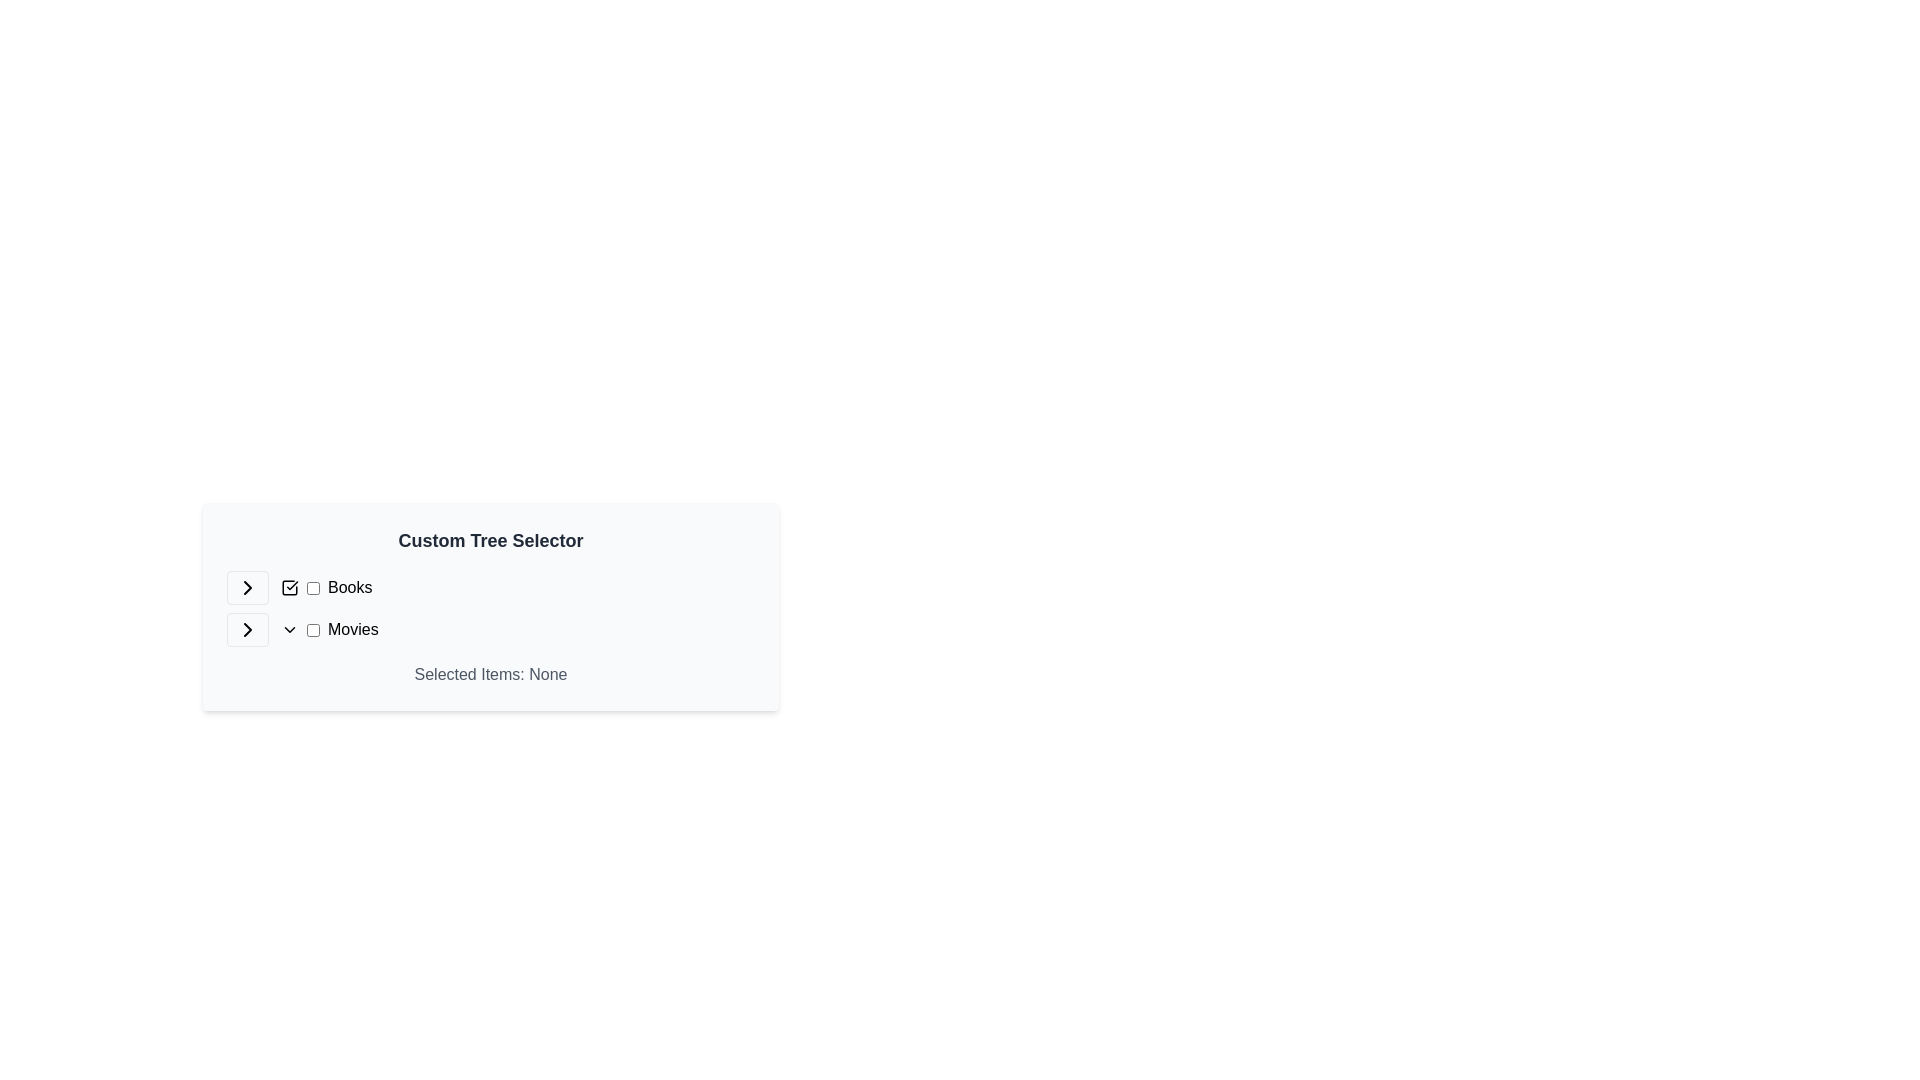  I want to click on the chevron dropdown toggle icon, so click(288, 628).